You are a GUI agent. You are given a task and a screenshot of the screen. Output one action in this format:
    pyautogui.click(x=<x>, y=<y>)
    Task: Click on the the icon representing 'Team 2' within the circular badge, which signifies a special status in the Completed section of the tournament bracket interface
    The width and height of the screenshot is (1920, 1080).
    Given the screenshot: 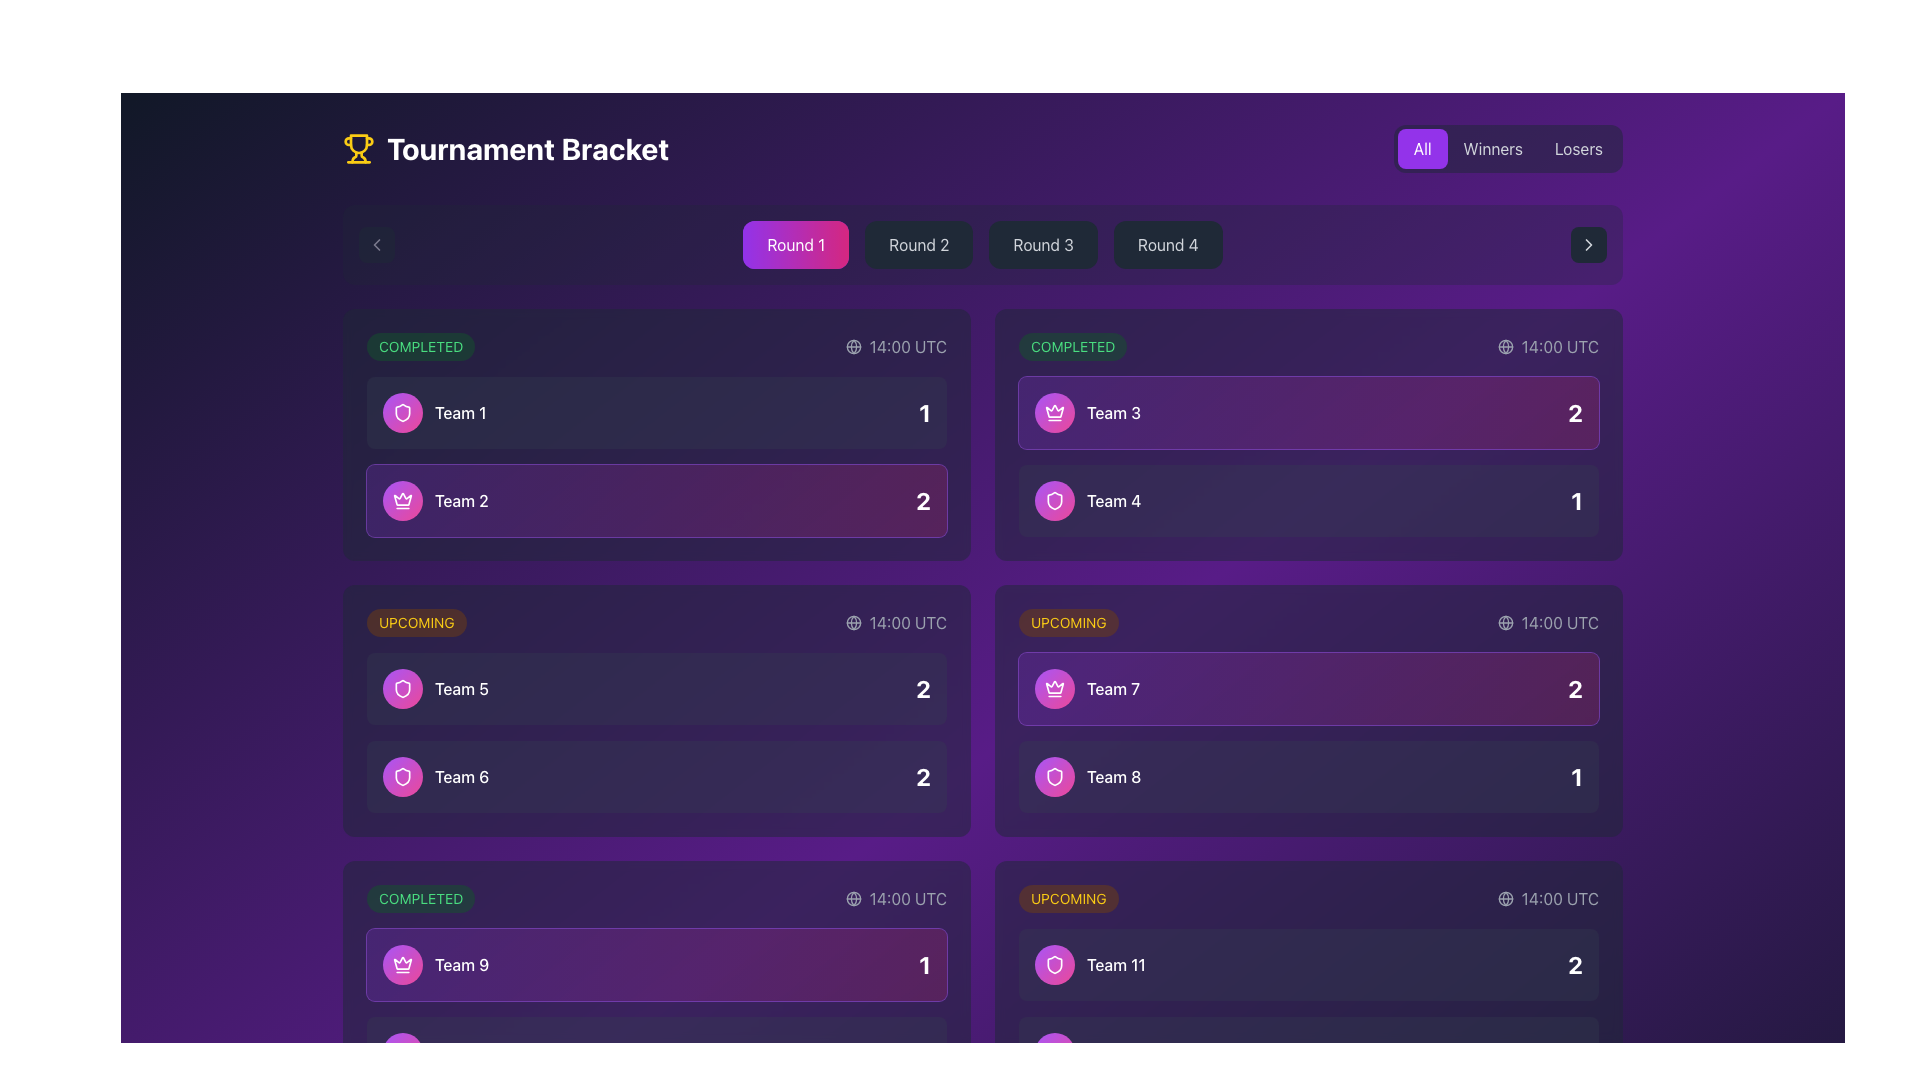 What is the action you would take?
    pyautogui.click(x=402, y=500)
    